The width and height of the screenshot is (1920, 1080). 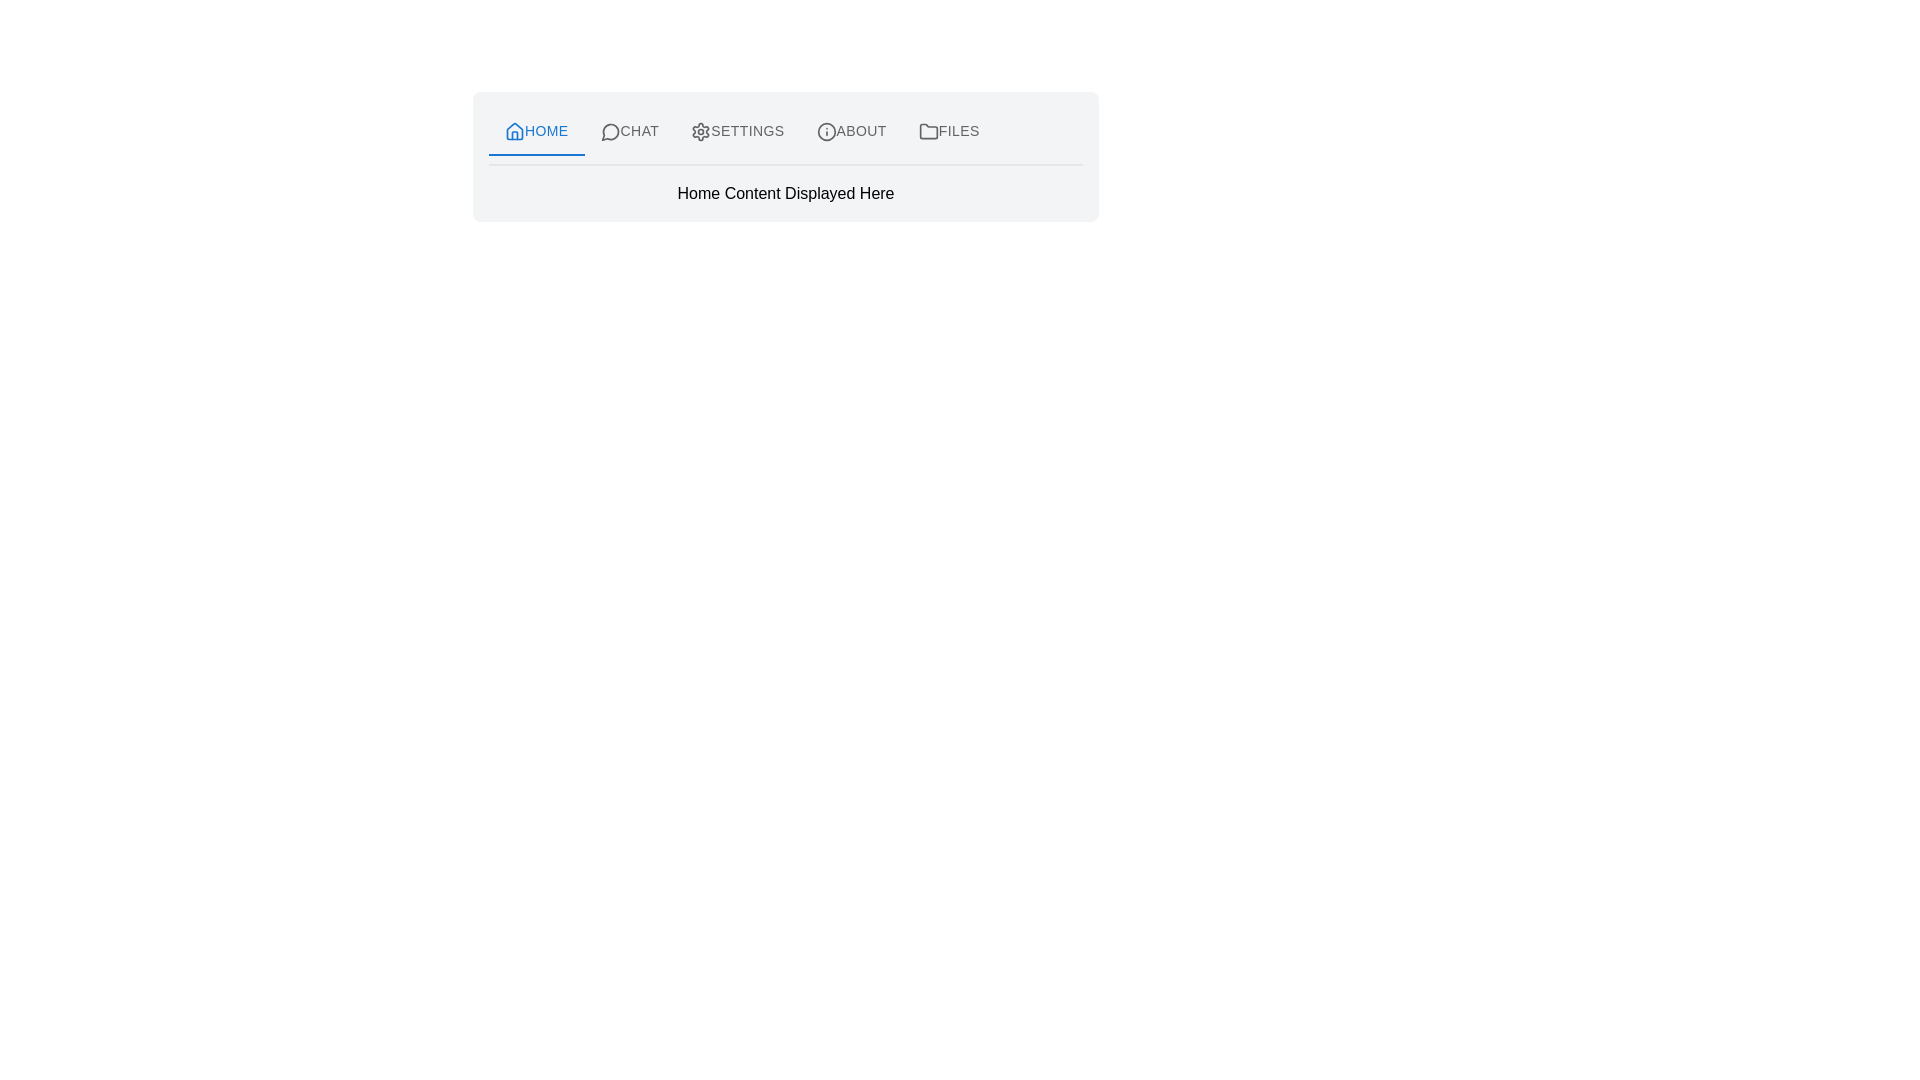 What do you see at coordinates (701, 131) in the screenshot?
I see `the main part of the gear icon representing 'settings' in the menu bar to interact with it` at bounding box center [701, 131].